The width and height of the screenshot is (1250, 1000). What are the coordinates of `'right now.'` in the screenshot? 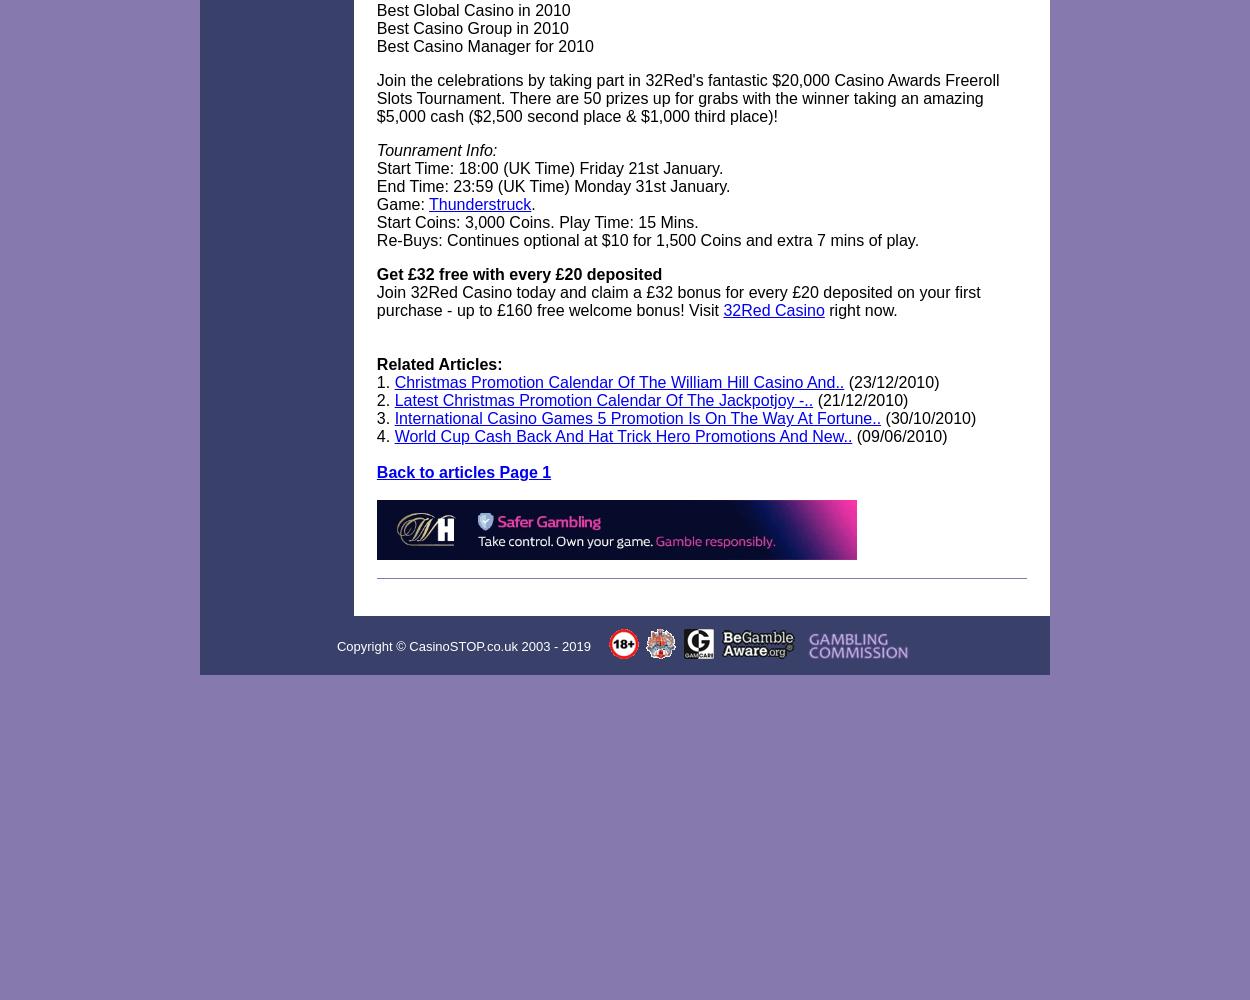 It's located at (859, 310).